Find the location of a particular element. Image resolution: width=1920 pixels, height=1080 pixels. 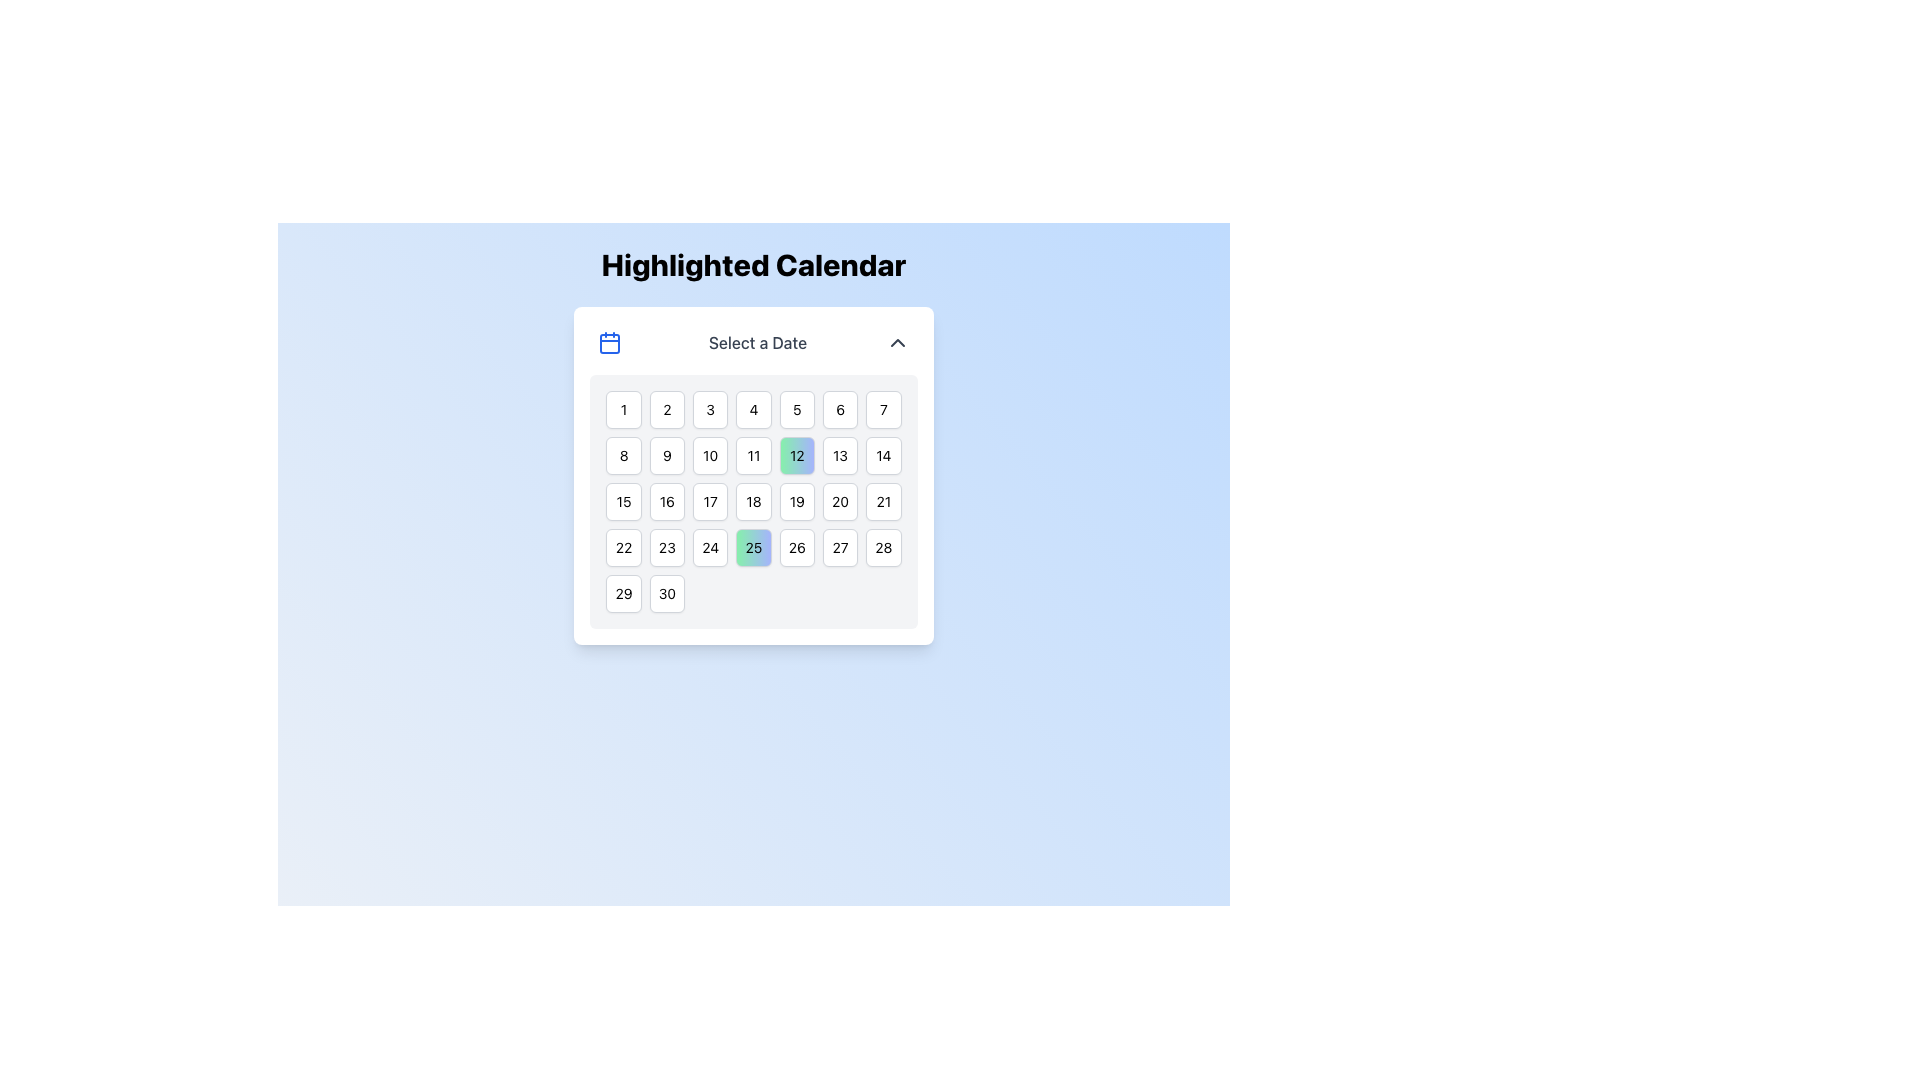

the small rectangular button with rounded corners that has the text '19' centered inside it is located at coordinates (796, 500).